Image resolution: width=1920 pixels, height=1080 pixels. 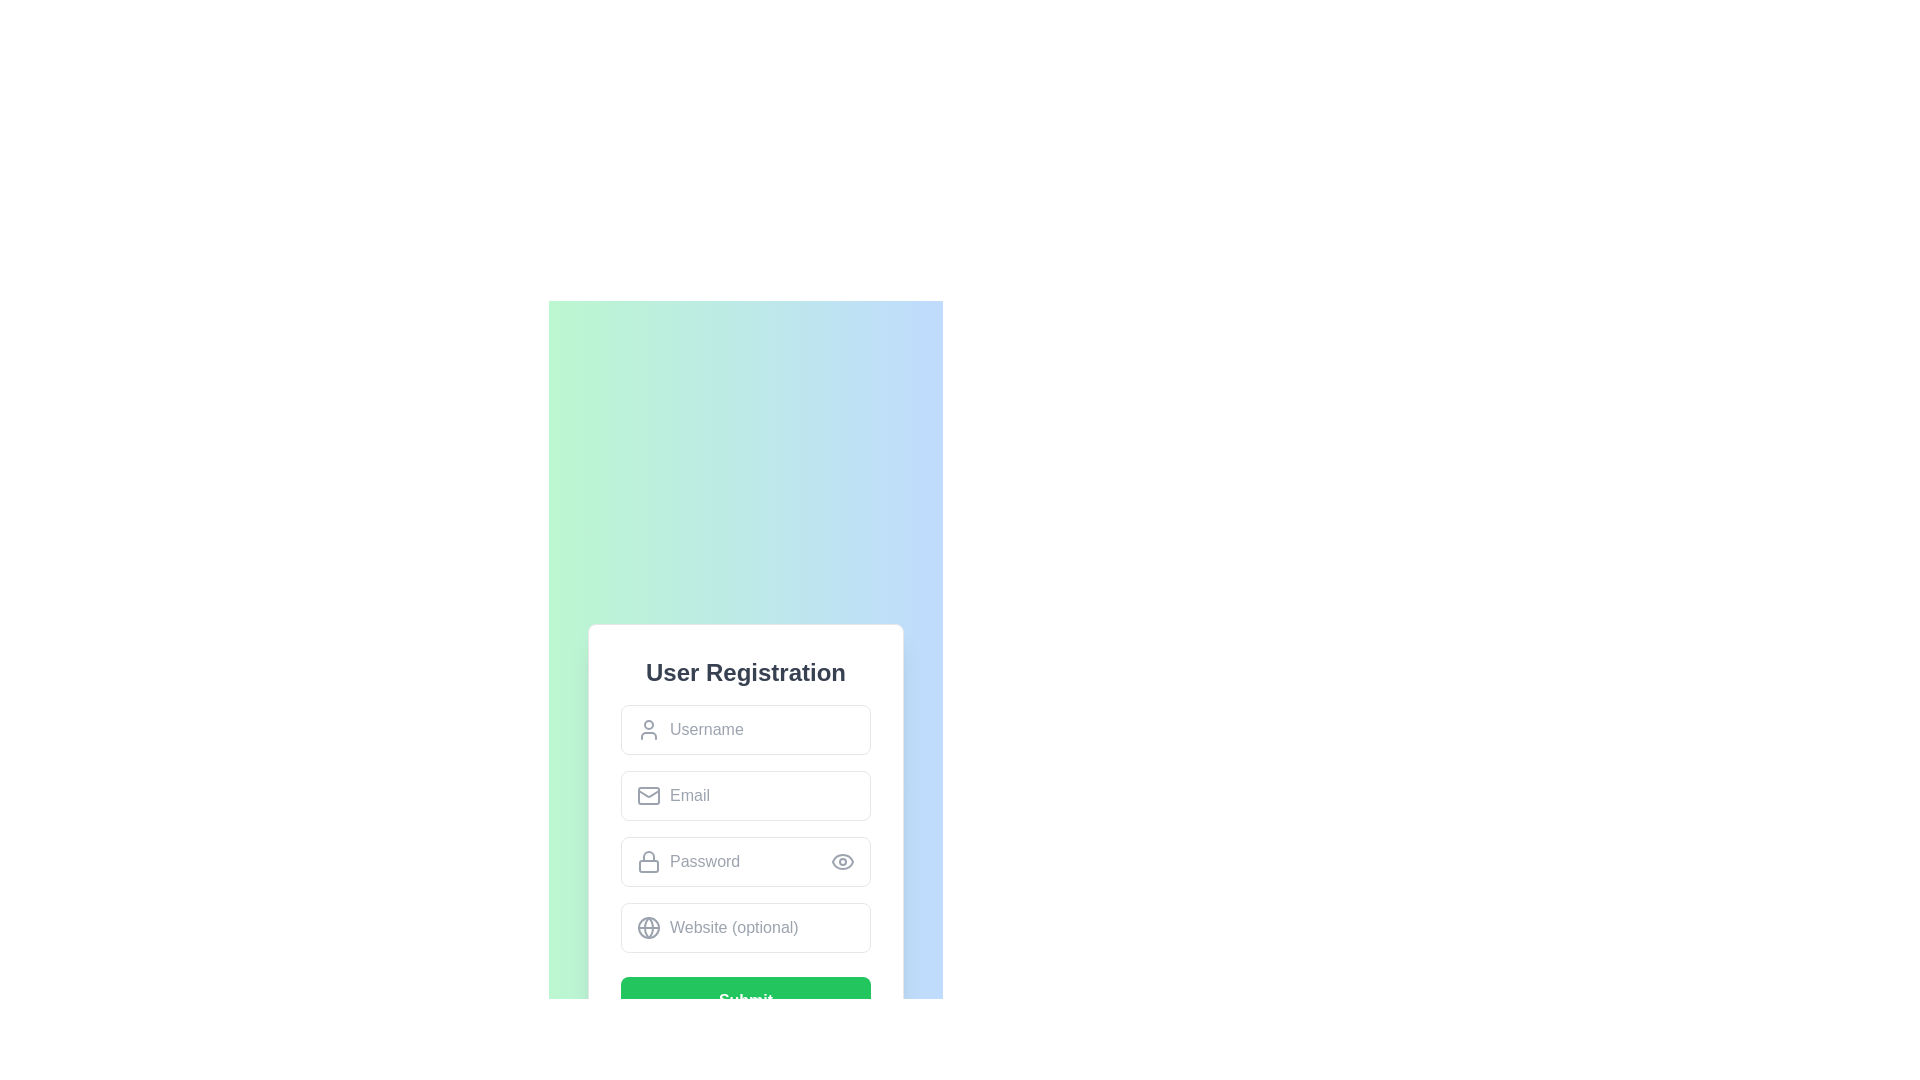 What do you see at coordinates (648, 794) in the screenshot?
I see `the envelope icon represented by the SVG rectangle, which serves as the main body of the envelope depiction` at bounding box center [648, 794].